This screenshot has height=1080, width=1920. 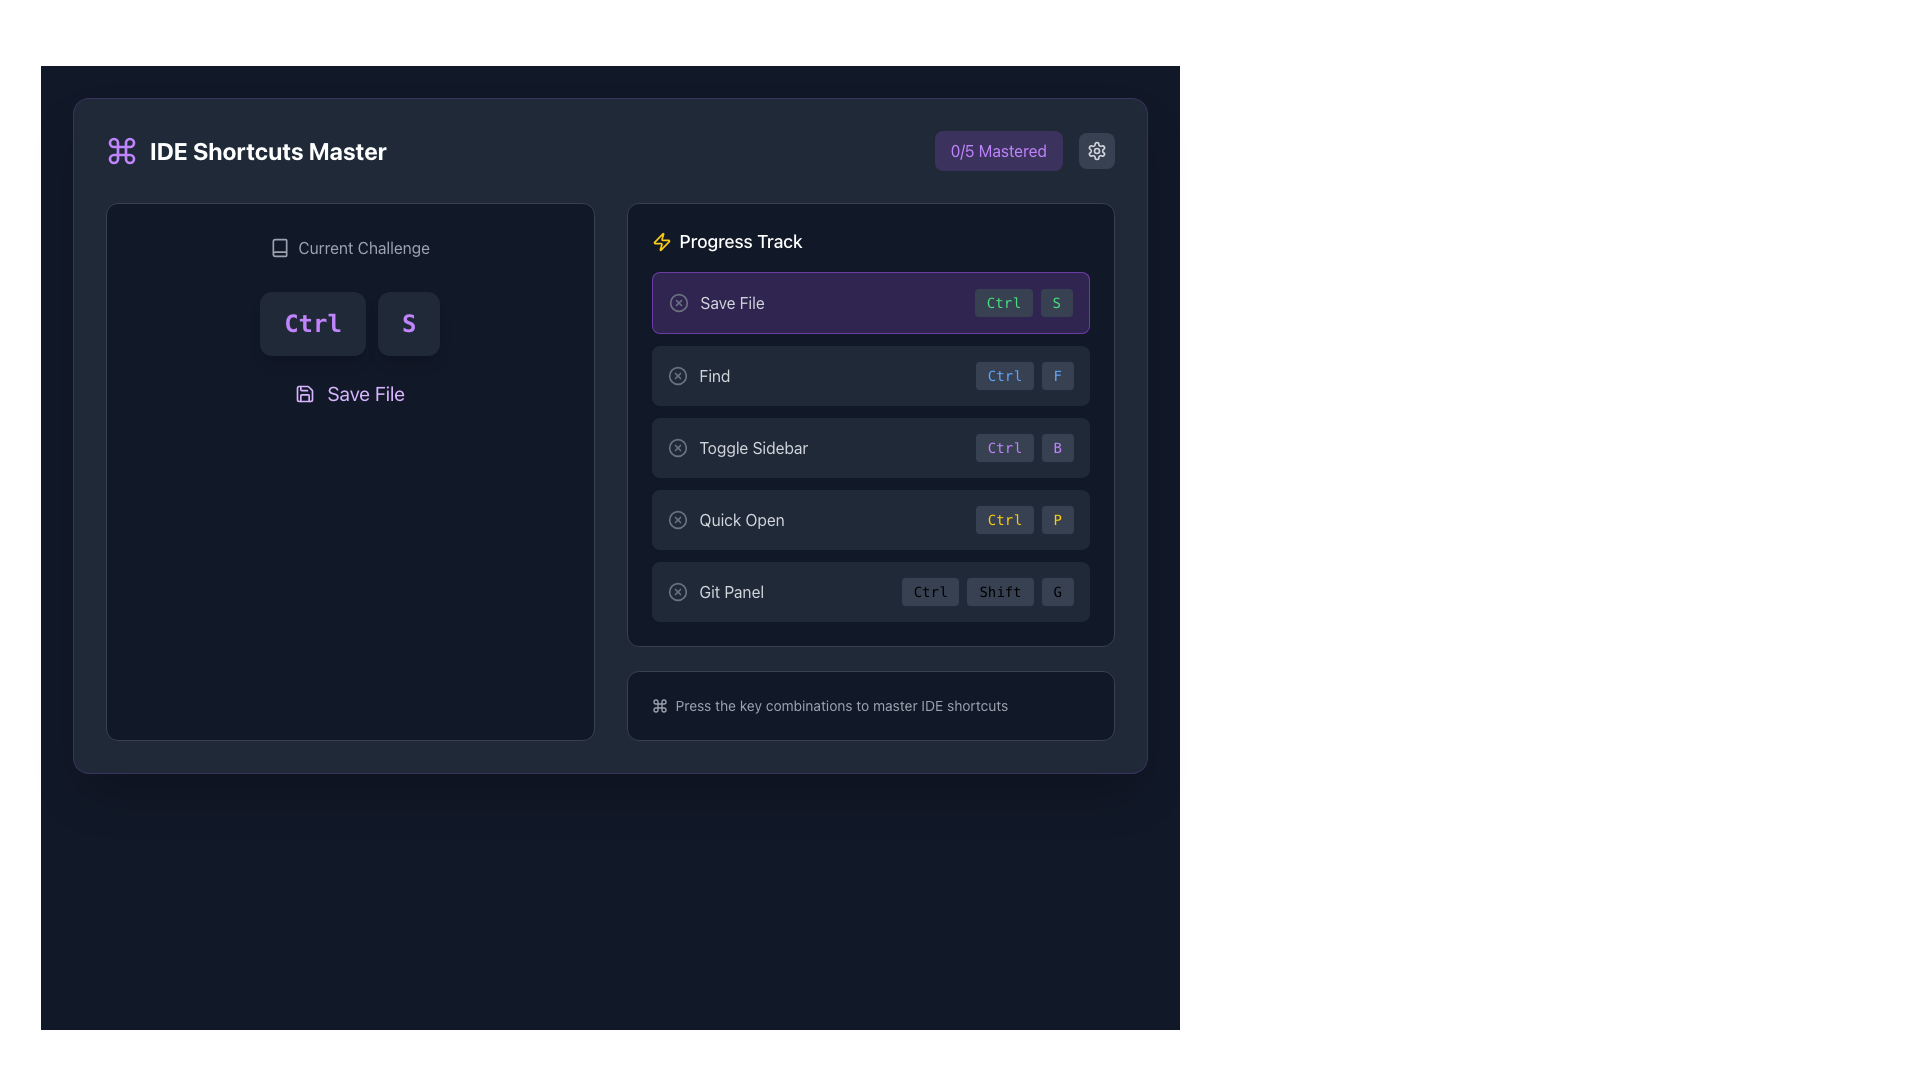 I want to click on the settings icon, represented as a cogwheel, located in the top-right corner of the interface, so click(x=1096, y=149).